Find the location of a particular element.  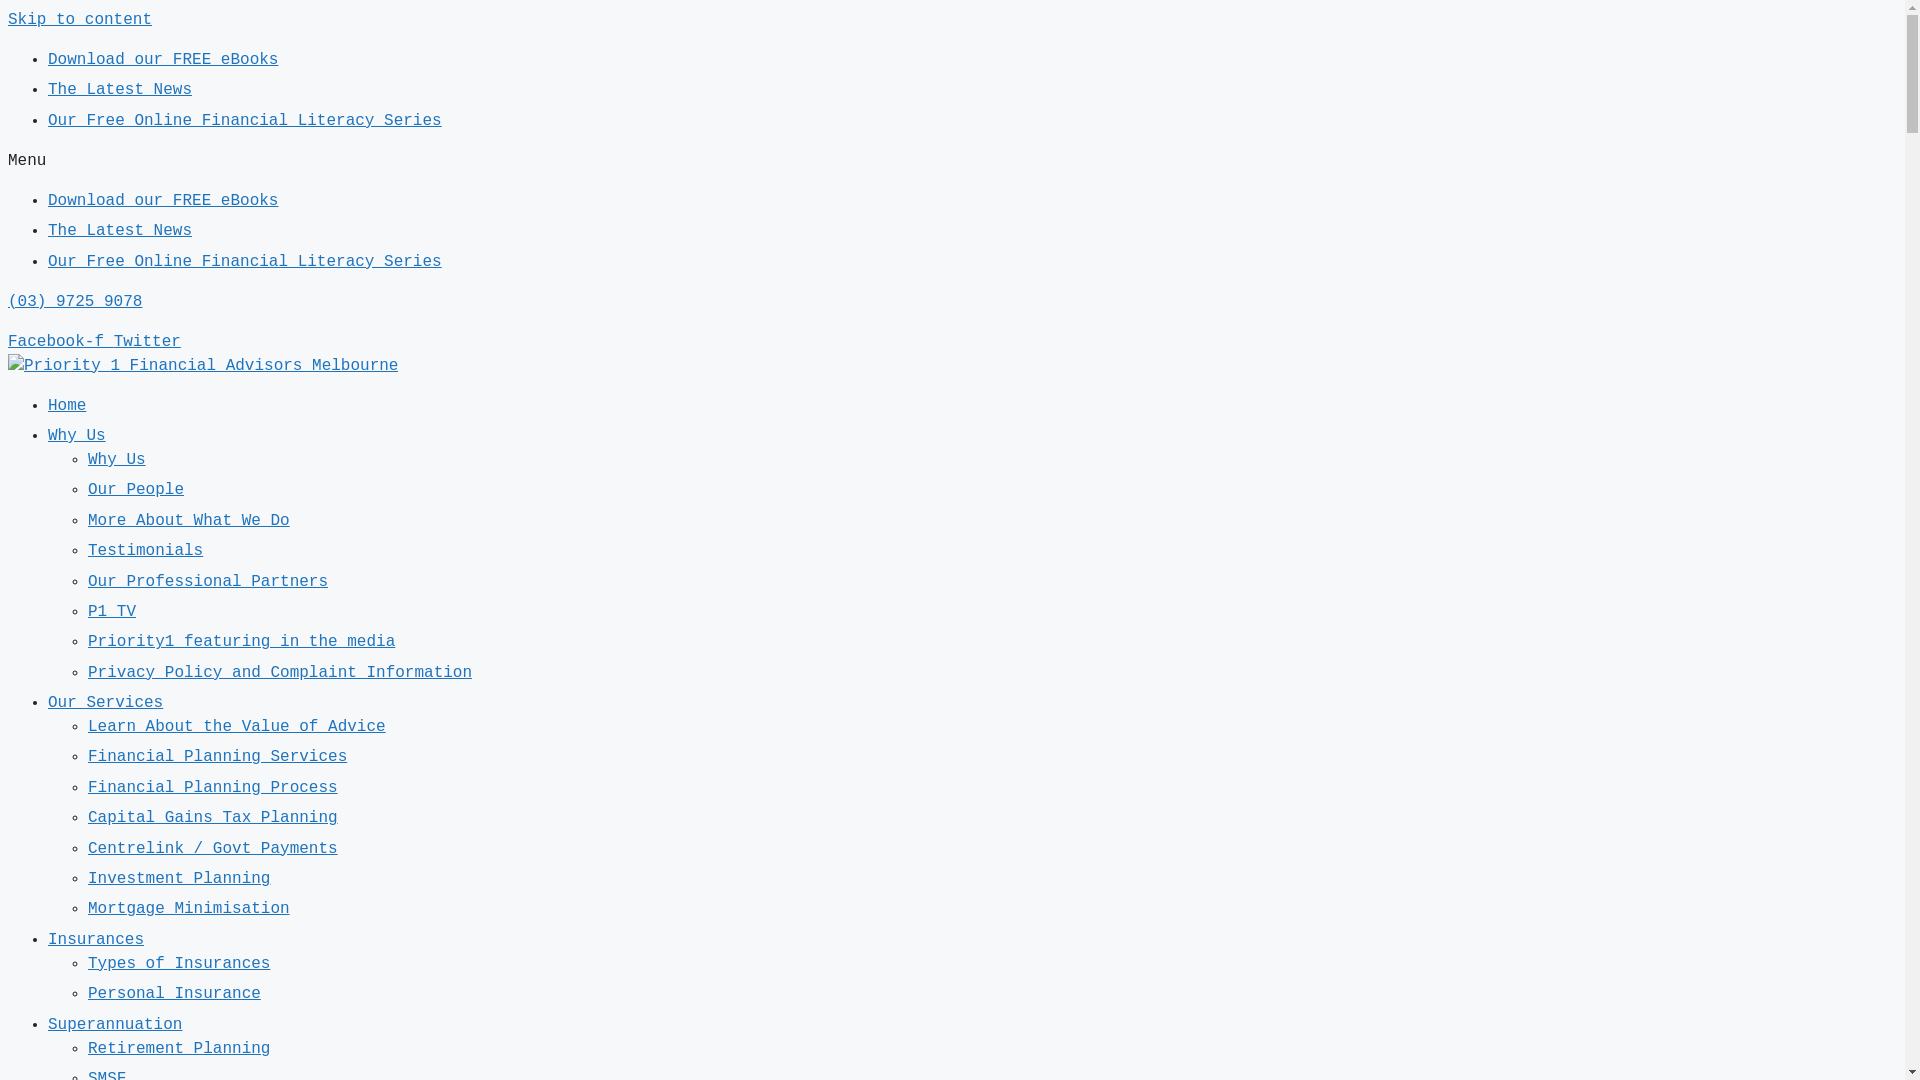

'Home' is located at coordinates (48, 405).